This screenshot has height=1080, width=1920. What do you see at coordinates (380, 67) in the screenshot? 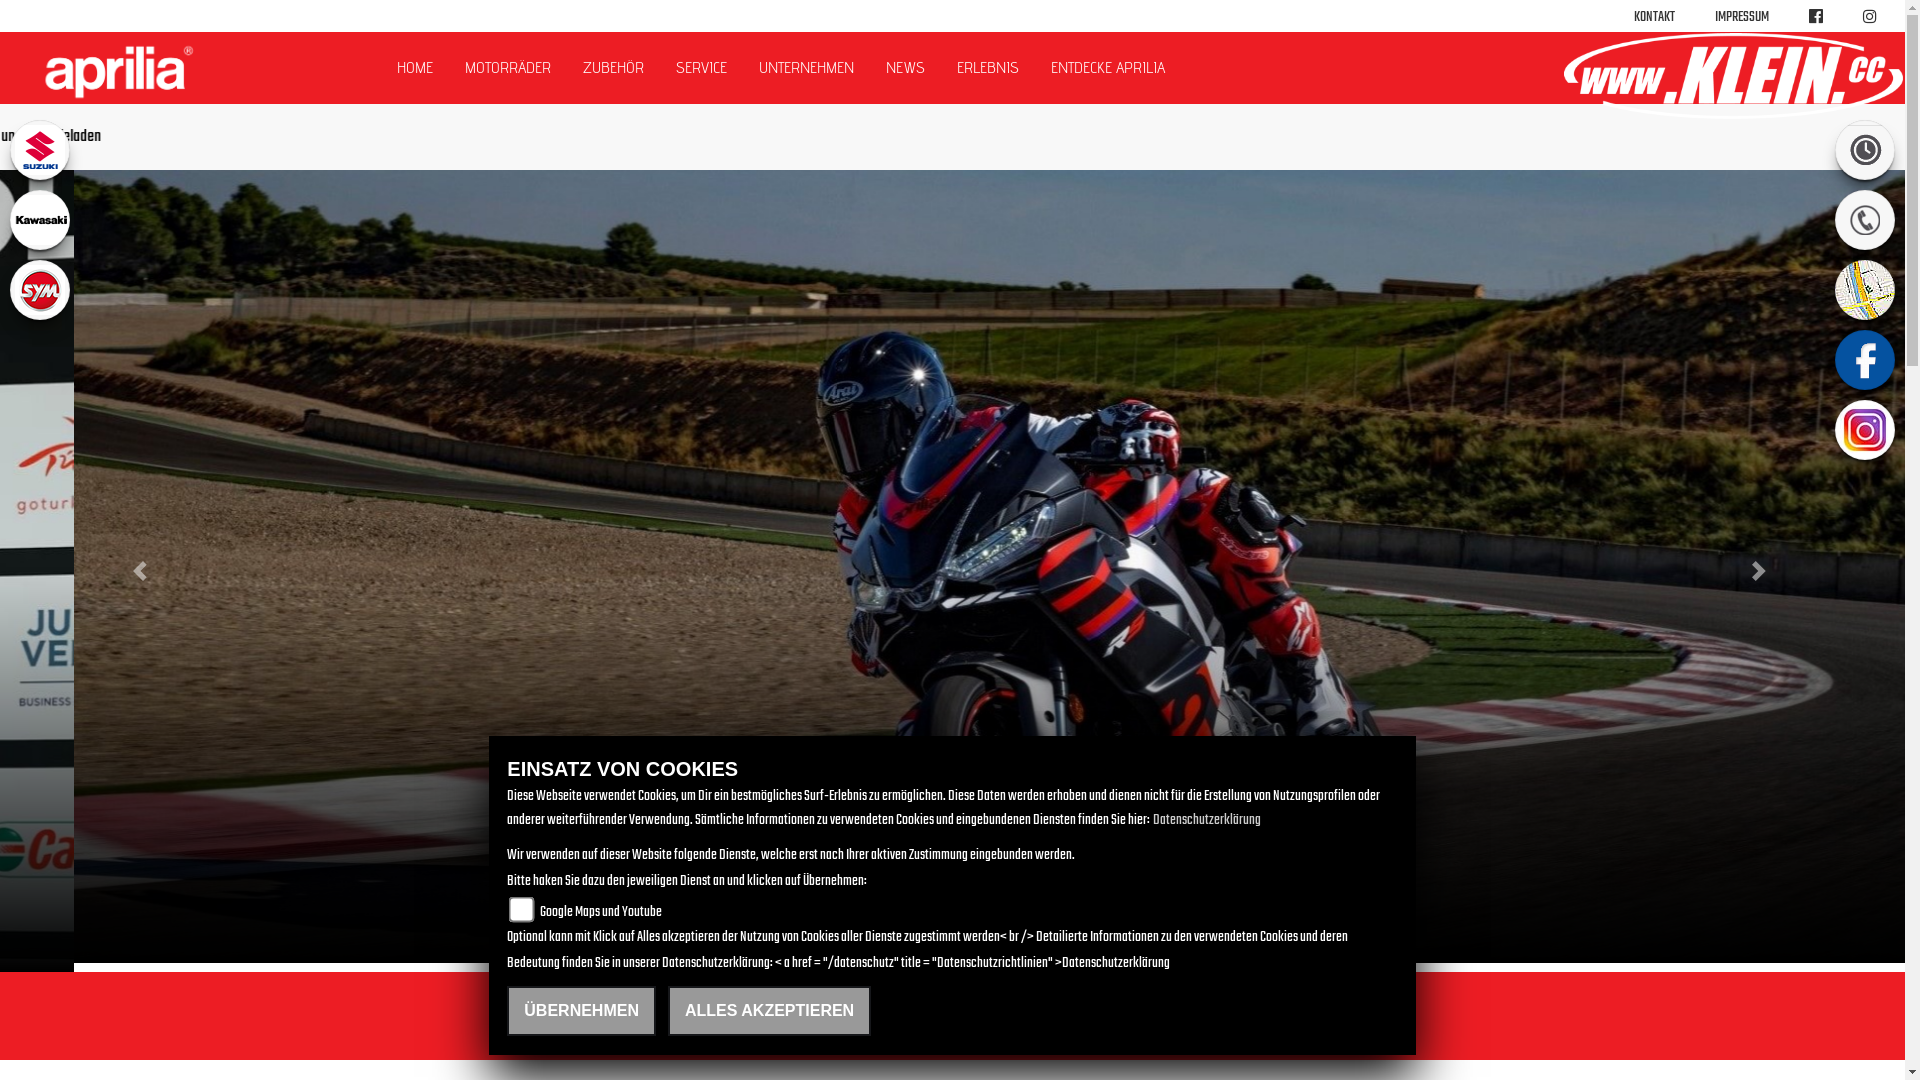
I see `'HOME'` at bounding box center [380, 67].